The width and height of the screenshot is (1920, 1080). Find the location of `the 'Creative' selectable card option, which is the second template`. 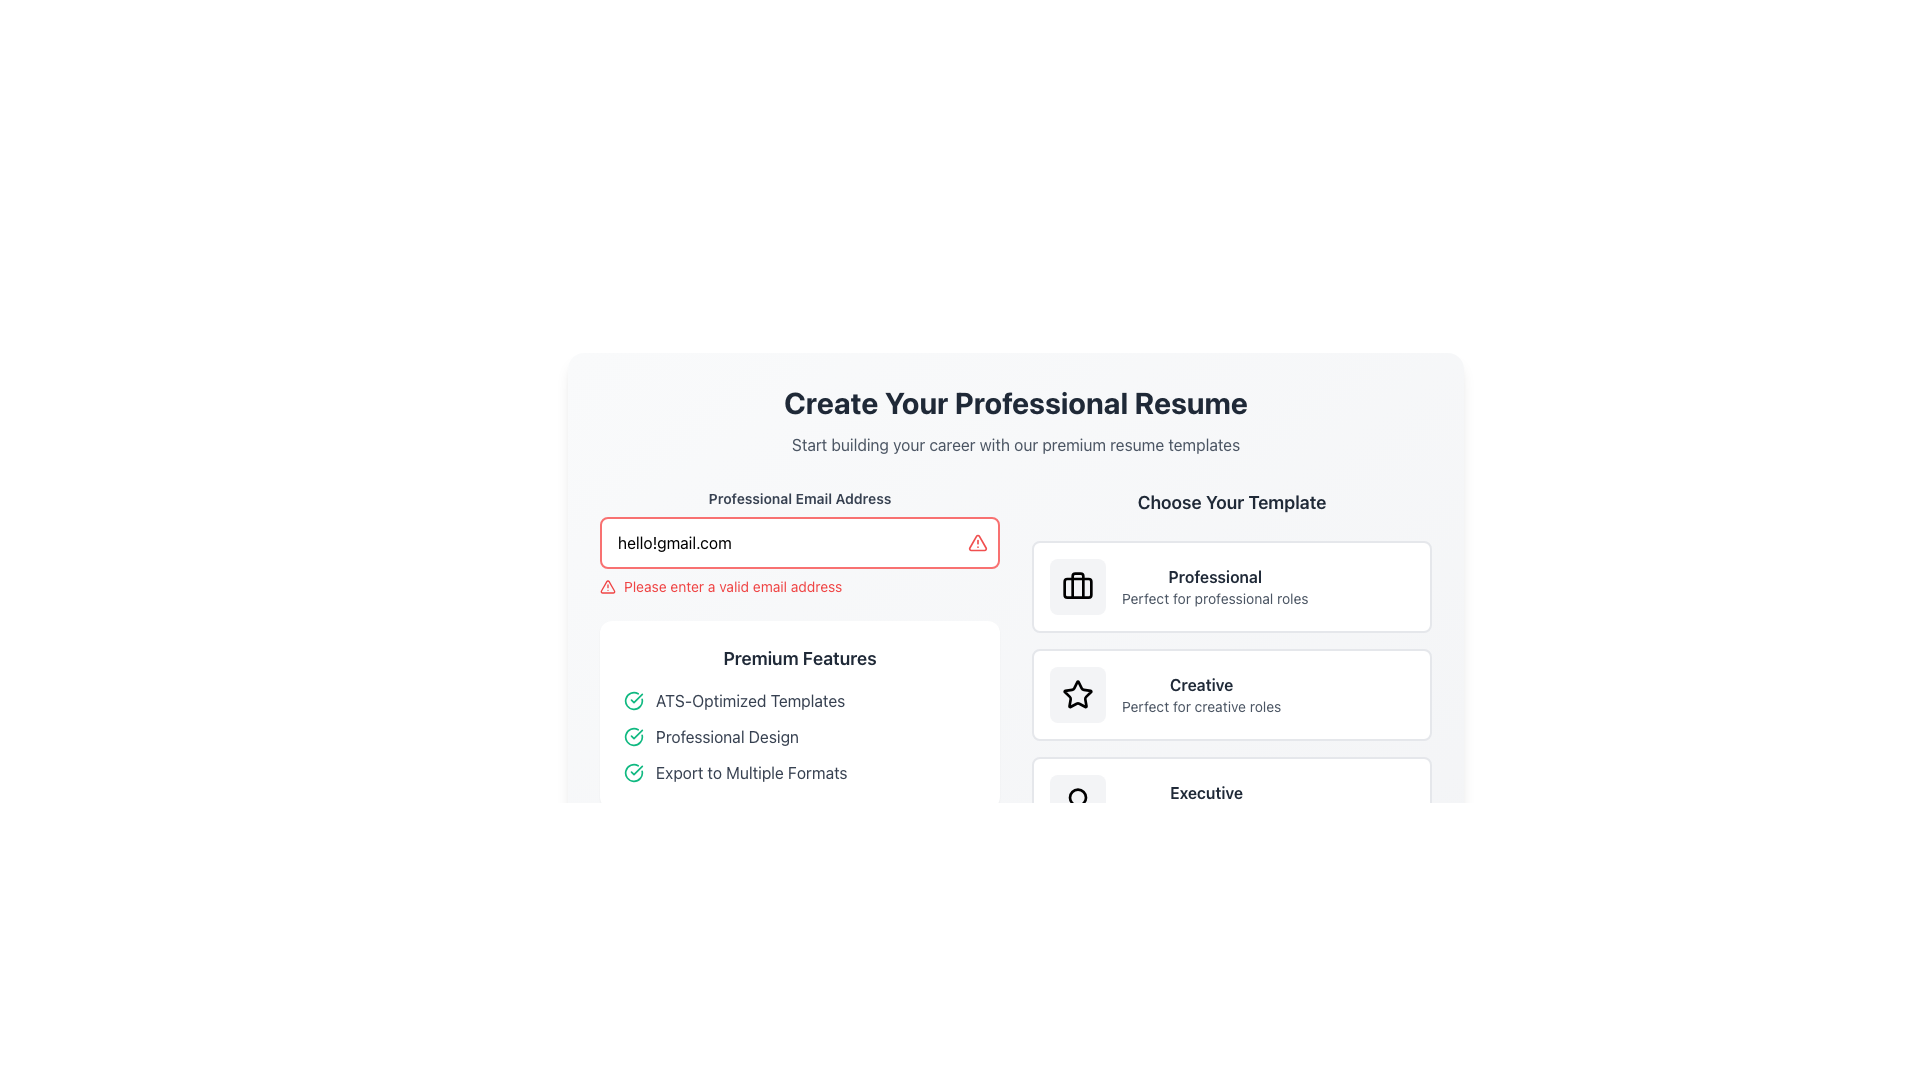

the 'Creative' selectable card option, which is the second template is located at coordinates (1231, 668).